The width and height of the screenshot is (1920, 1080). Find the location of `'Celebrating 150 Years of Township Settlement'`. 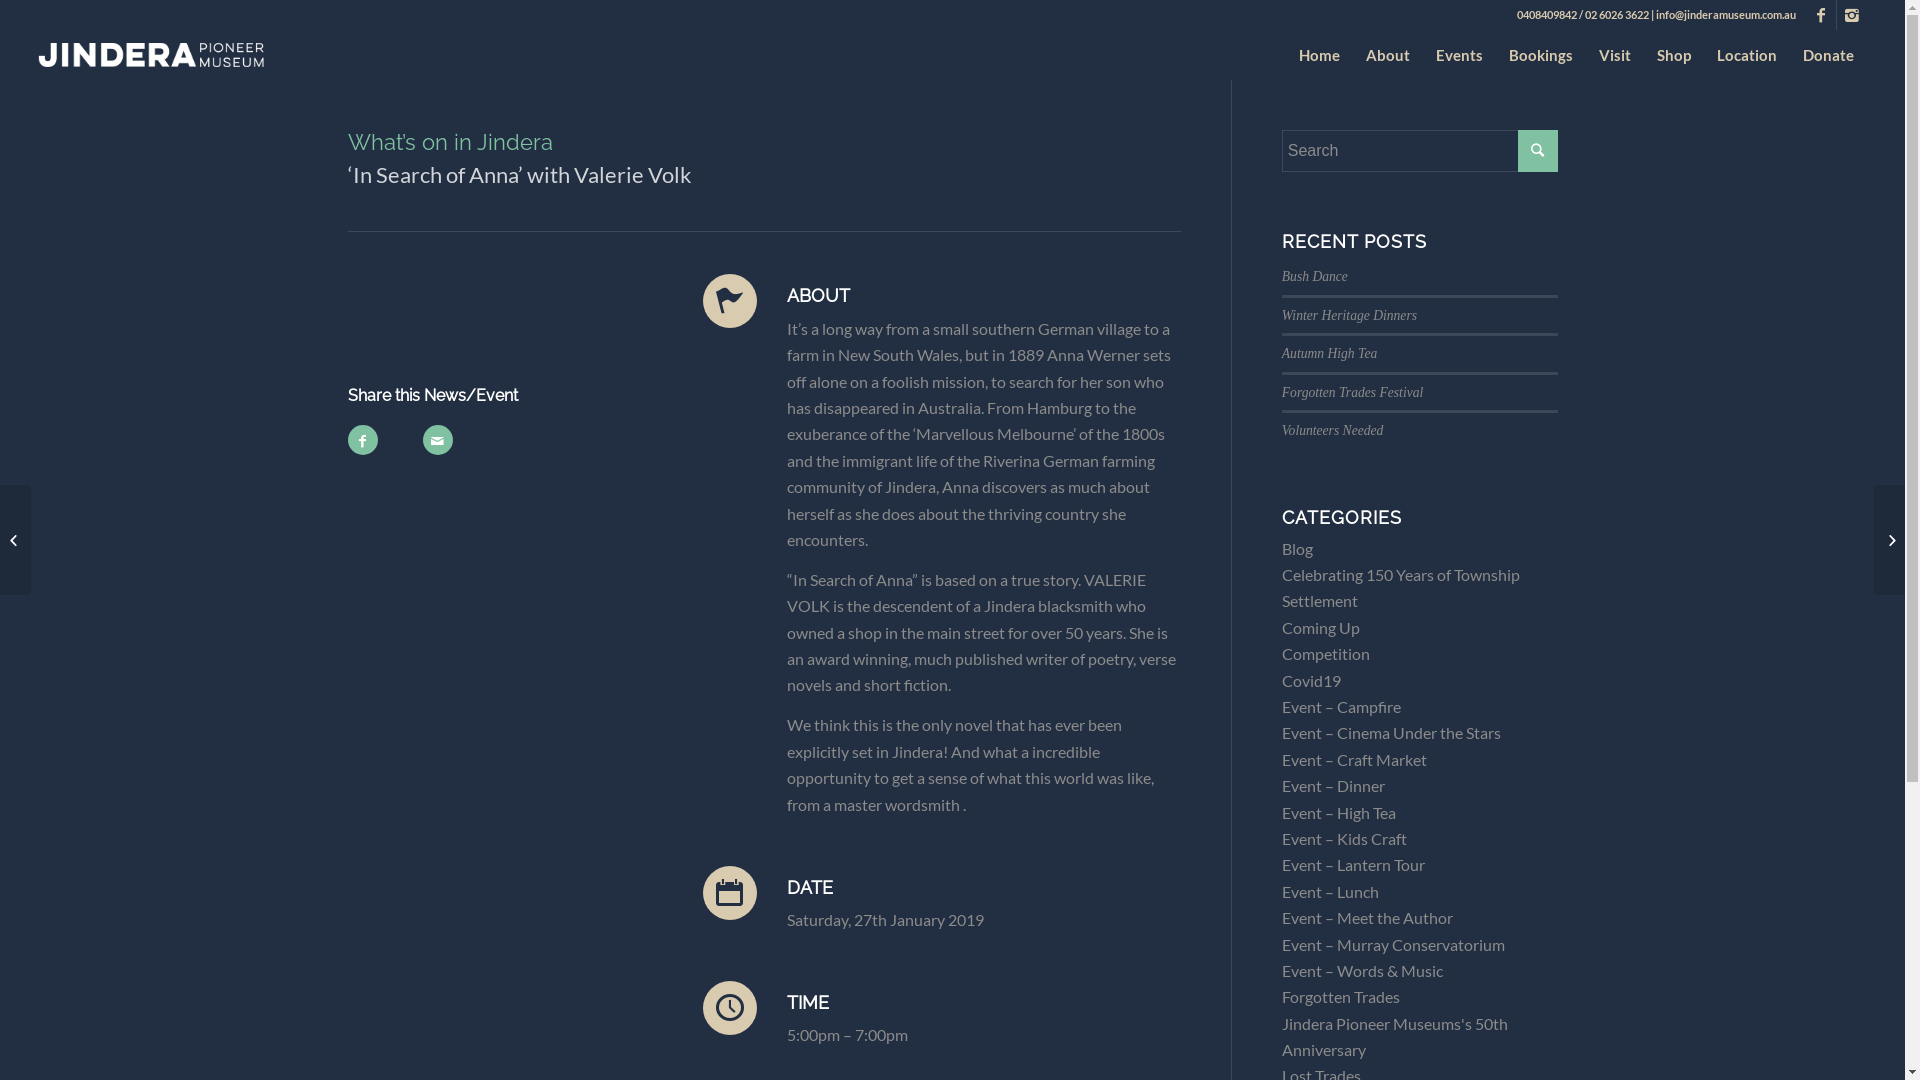

'Celebrating 150 Years of Township Settlement' is located at coordinates (1281, 586).